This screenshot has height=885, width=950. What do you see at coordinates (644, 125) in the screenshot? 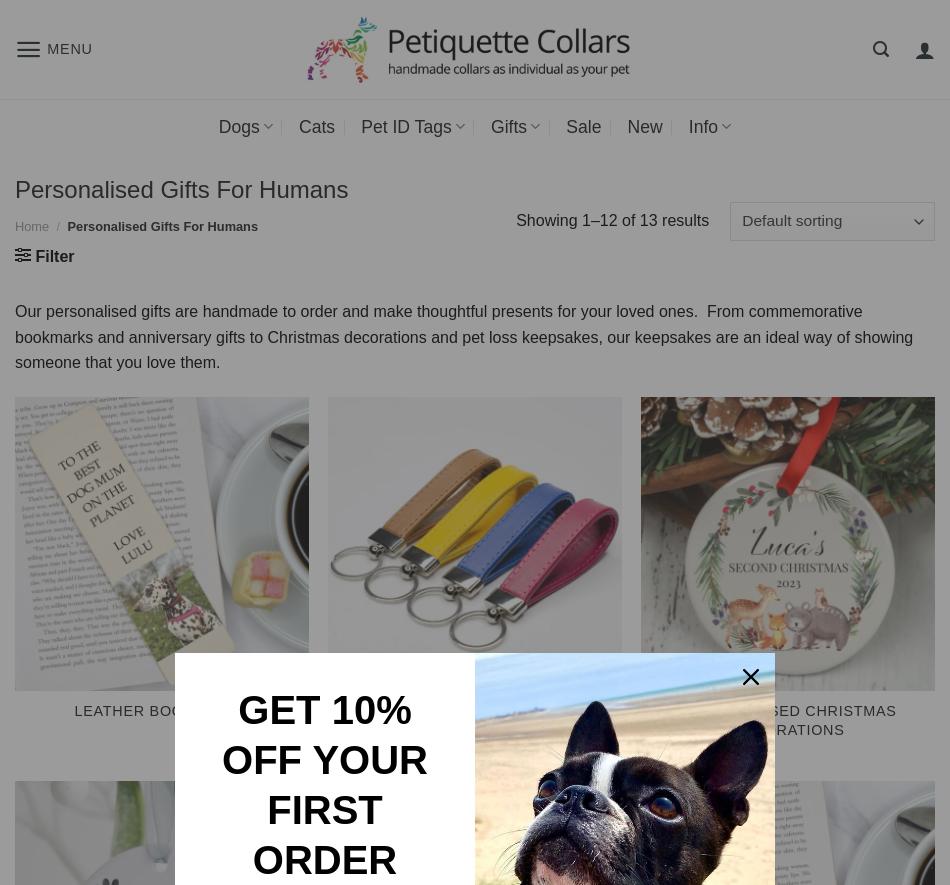
I see `'New'` at bounding box center [644, 125].